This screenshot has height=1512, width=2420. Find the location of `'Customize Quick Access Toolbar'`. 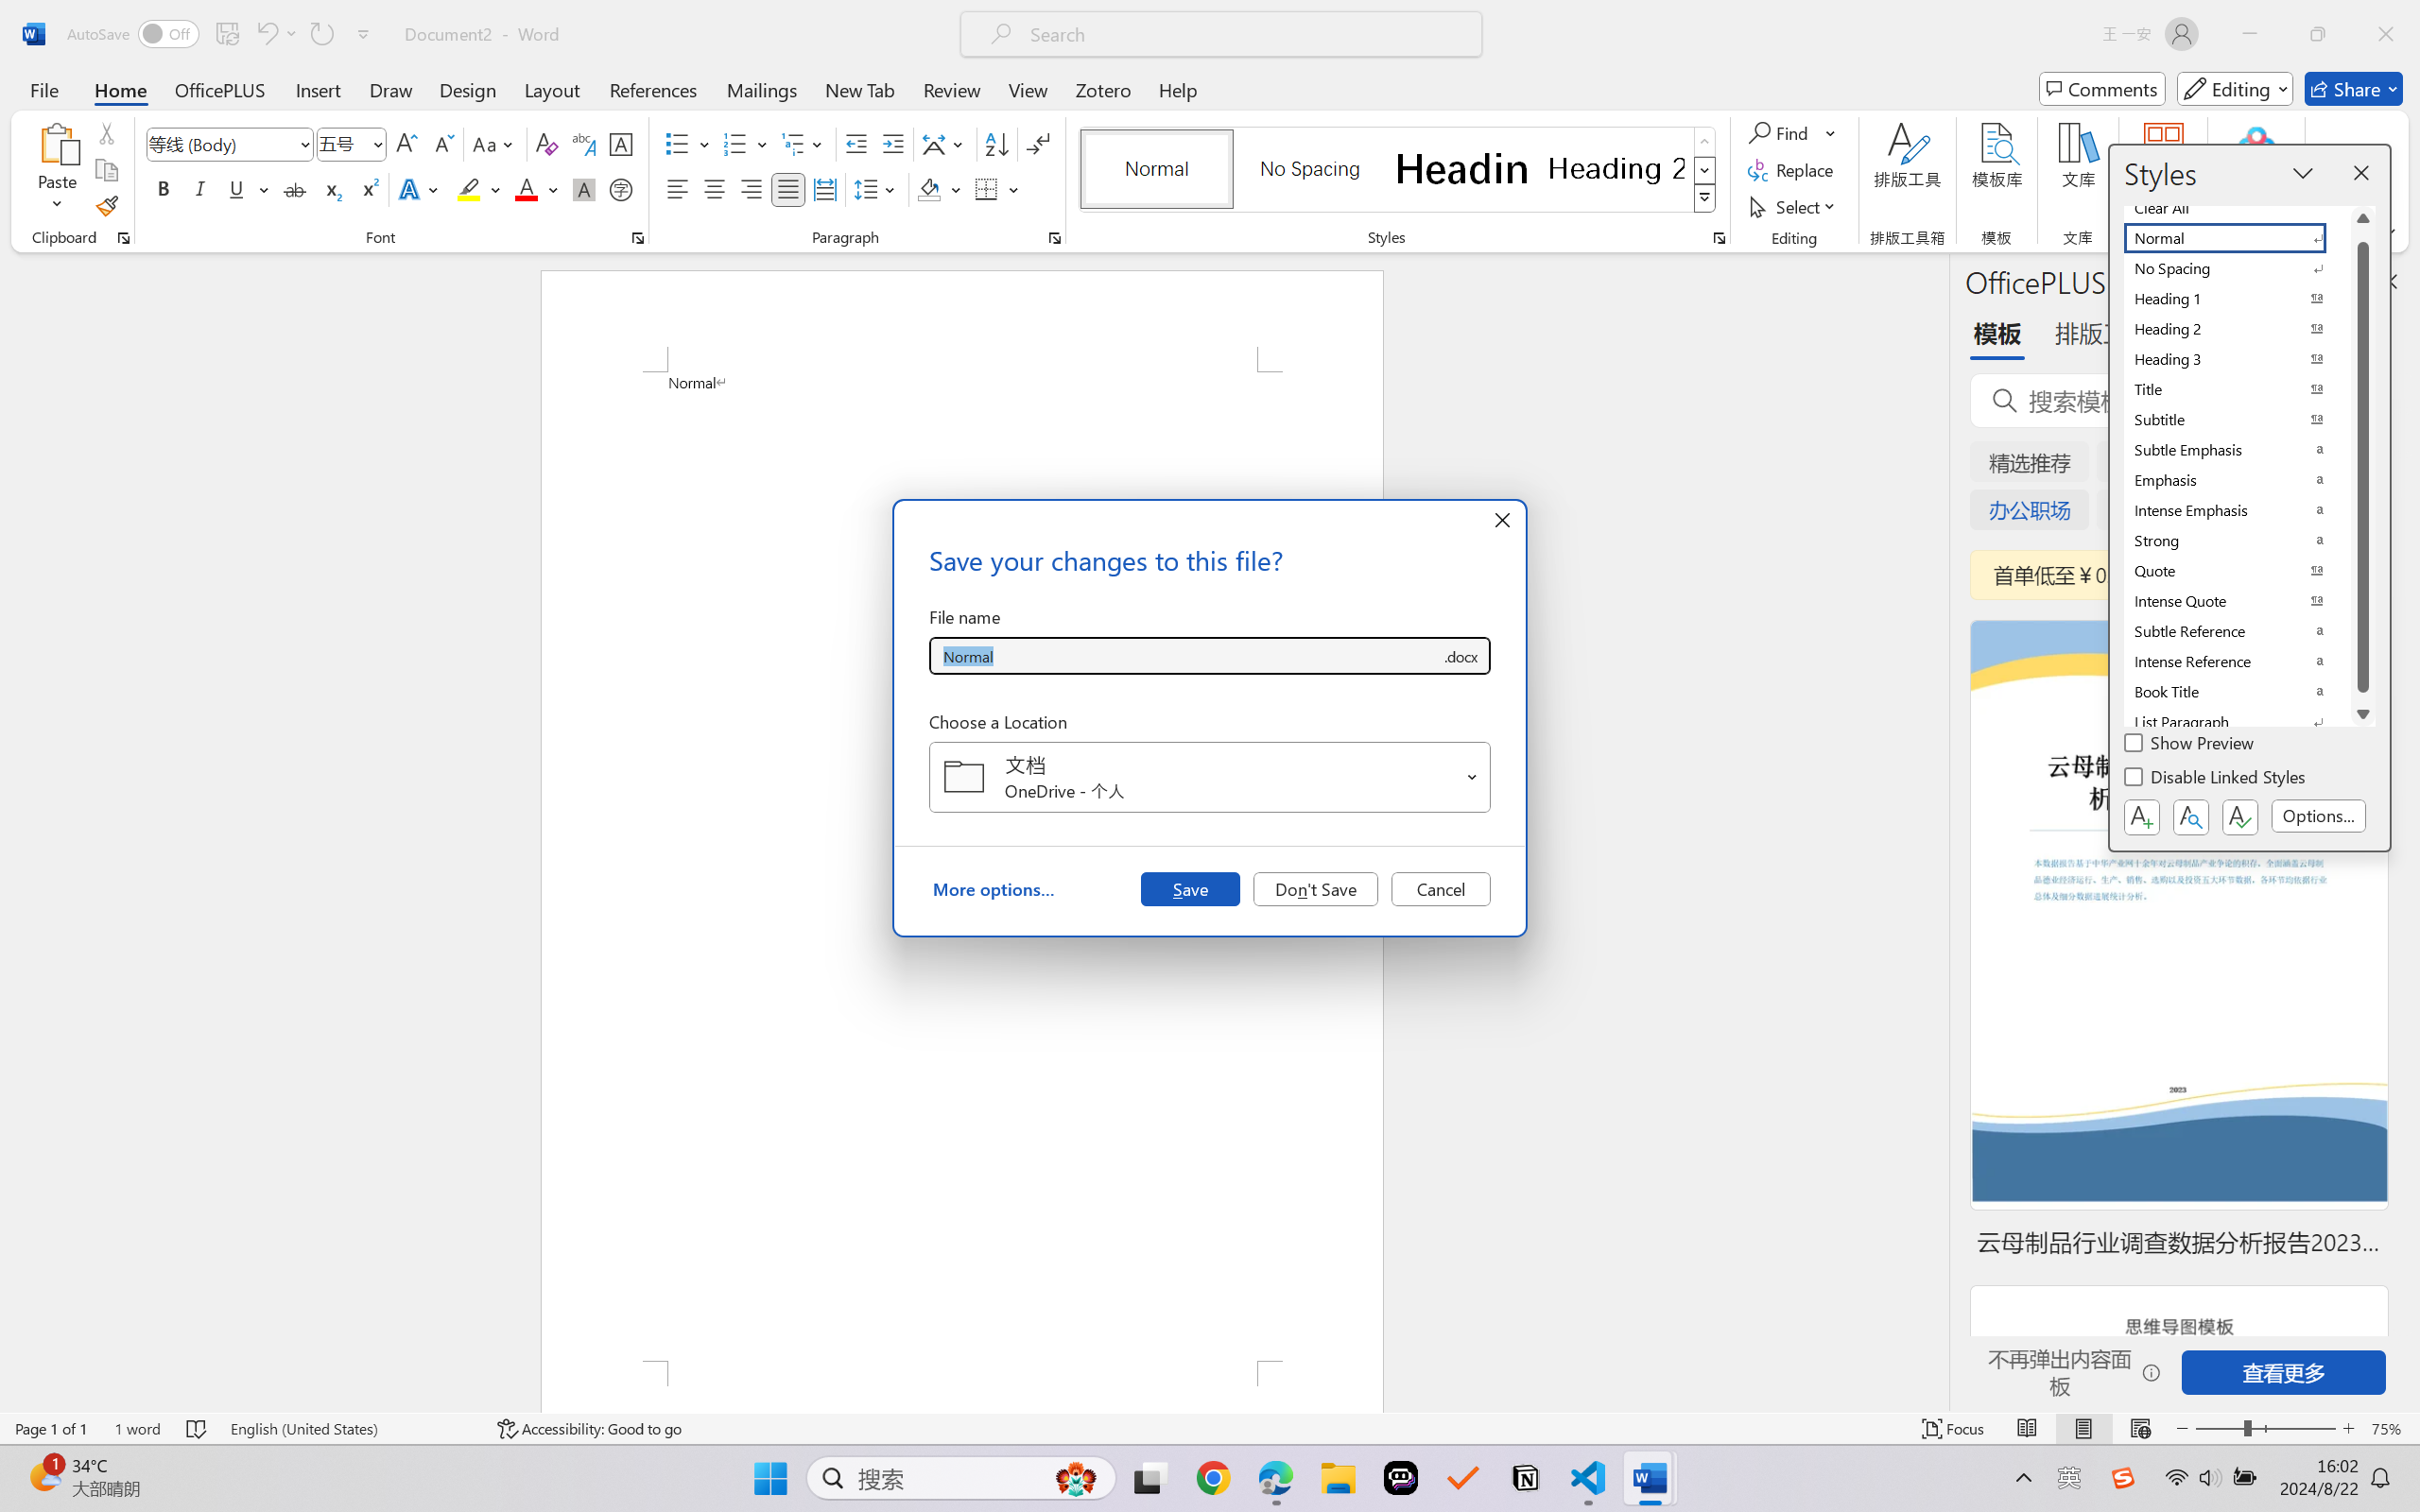

'Customize Quick Access Toolbar' is located at coordinates (363, 33).